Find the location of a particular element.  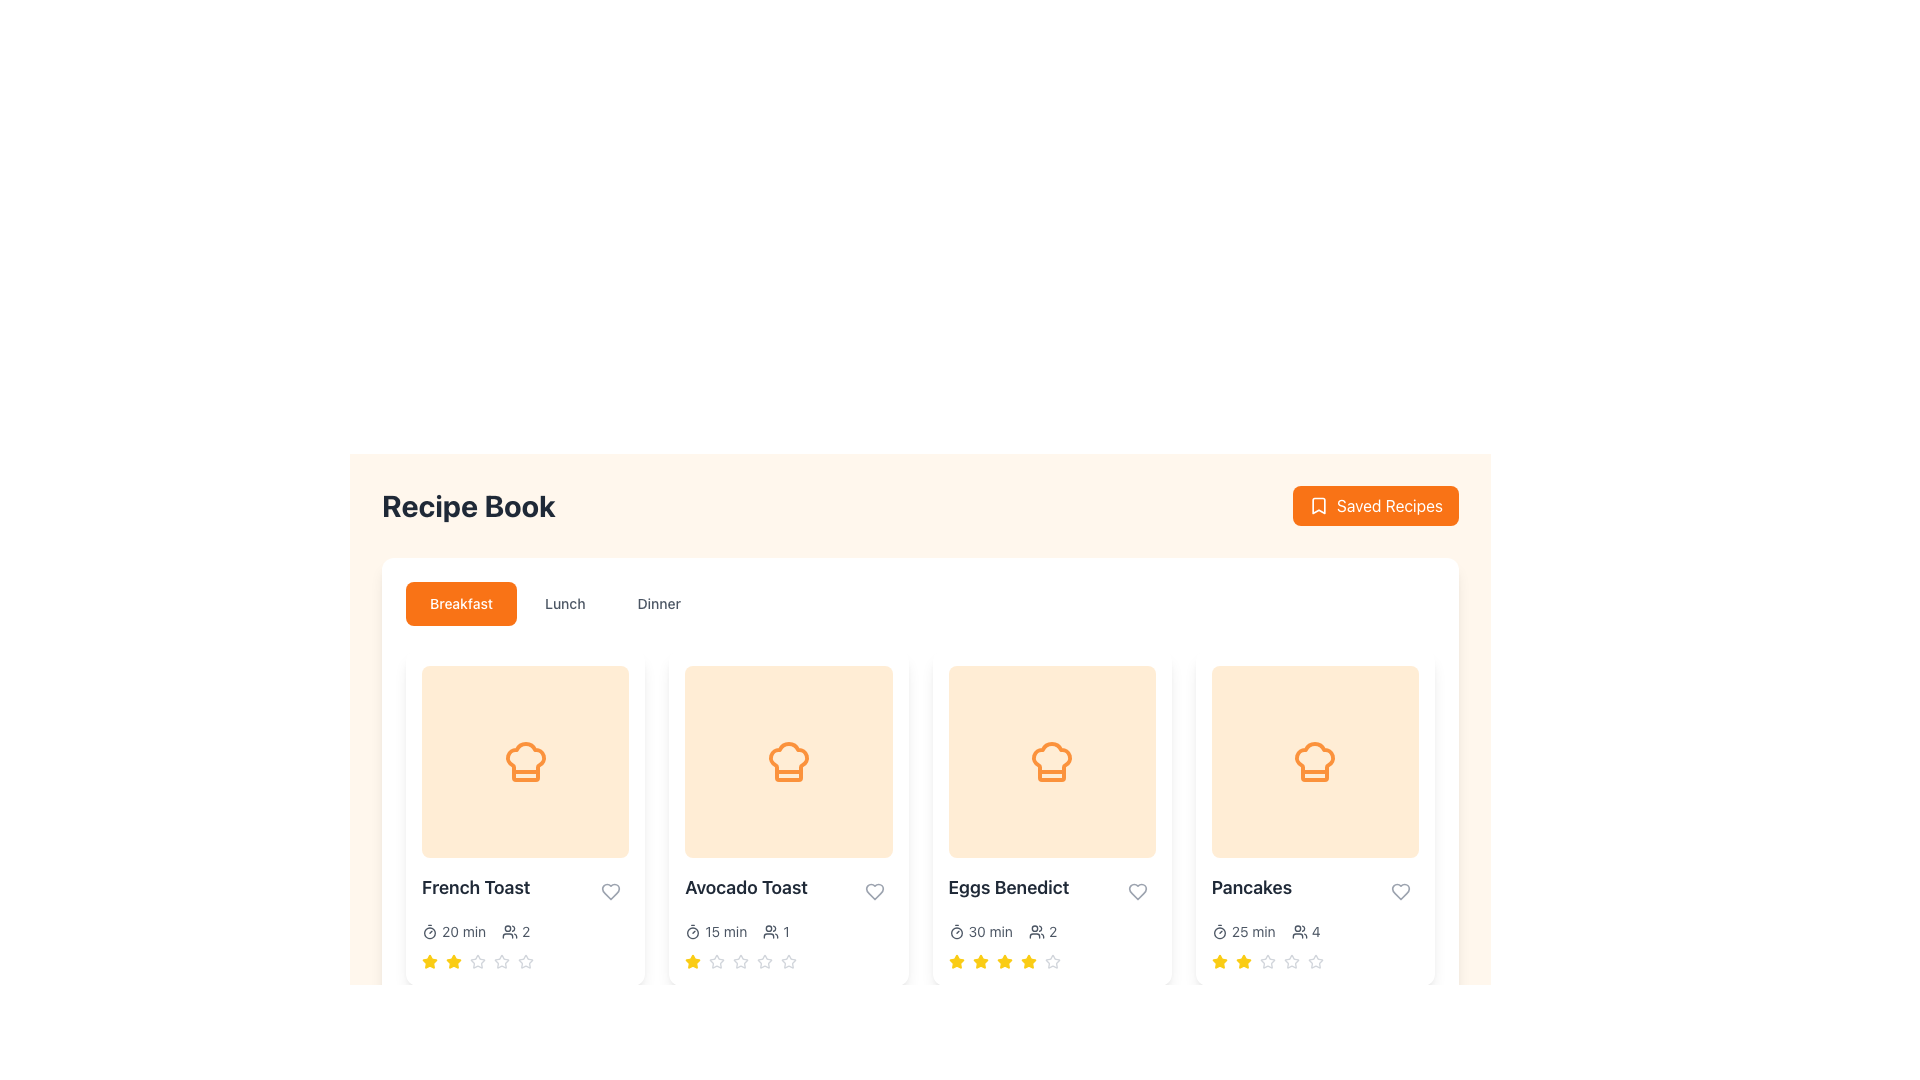

the title text label of the recipe displayed in the third card within the 'Breakfast' section of the 'Recipe Book' interface, which is located under the orange chef icon and above the description bar stating '30 min, 2' is located at coordinates (1051, 890).